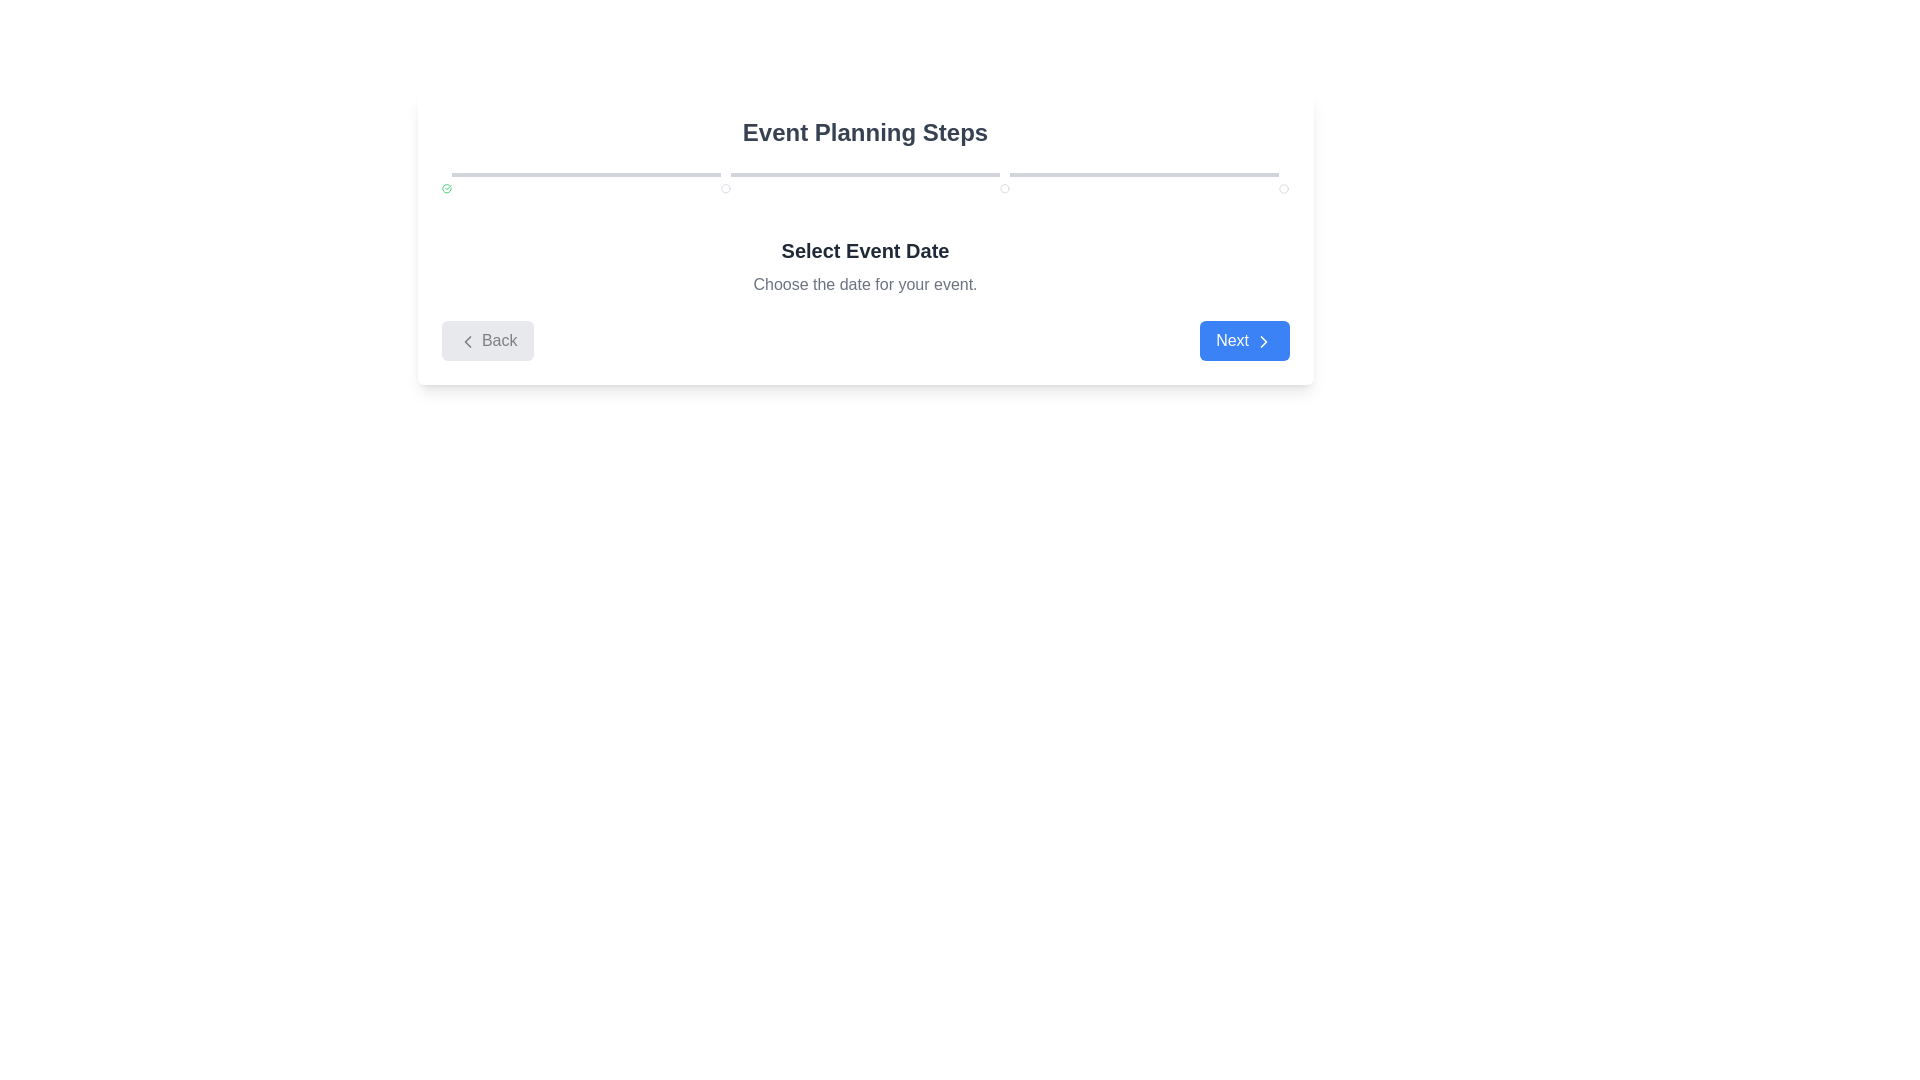 This screenshot has height=1080, width=1920. I want to click on the navigation icon located on the right side of the 'Next' button at the bottom-right corner of the main content area to explore context options, so click(1262, 340).